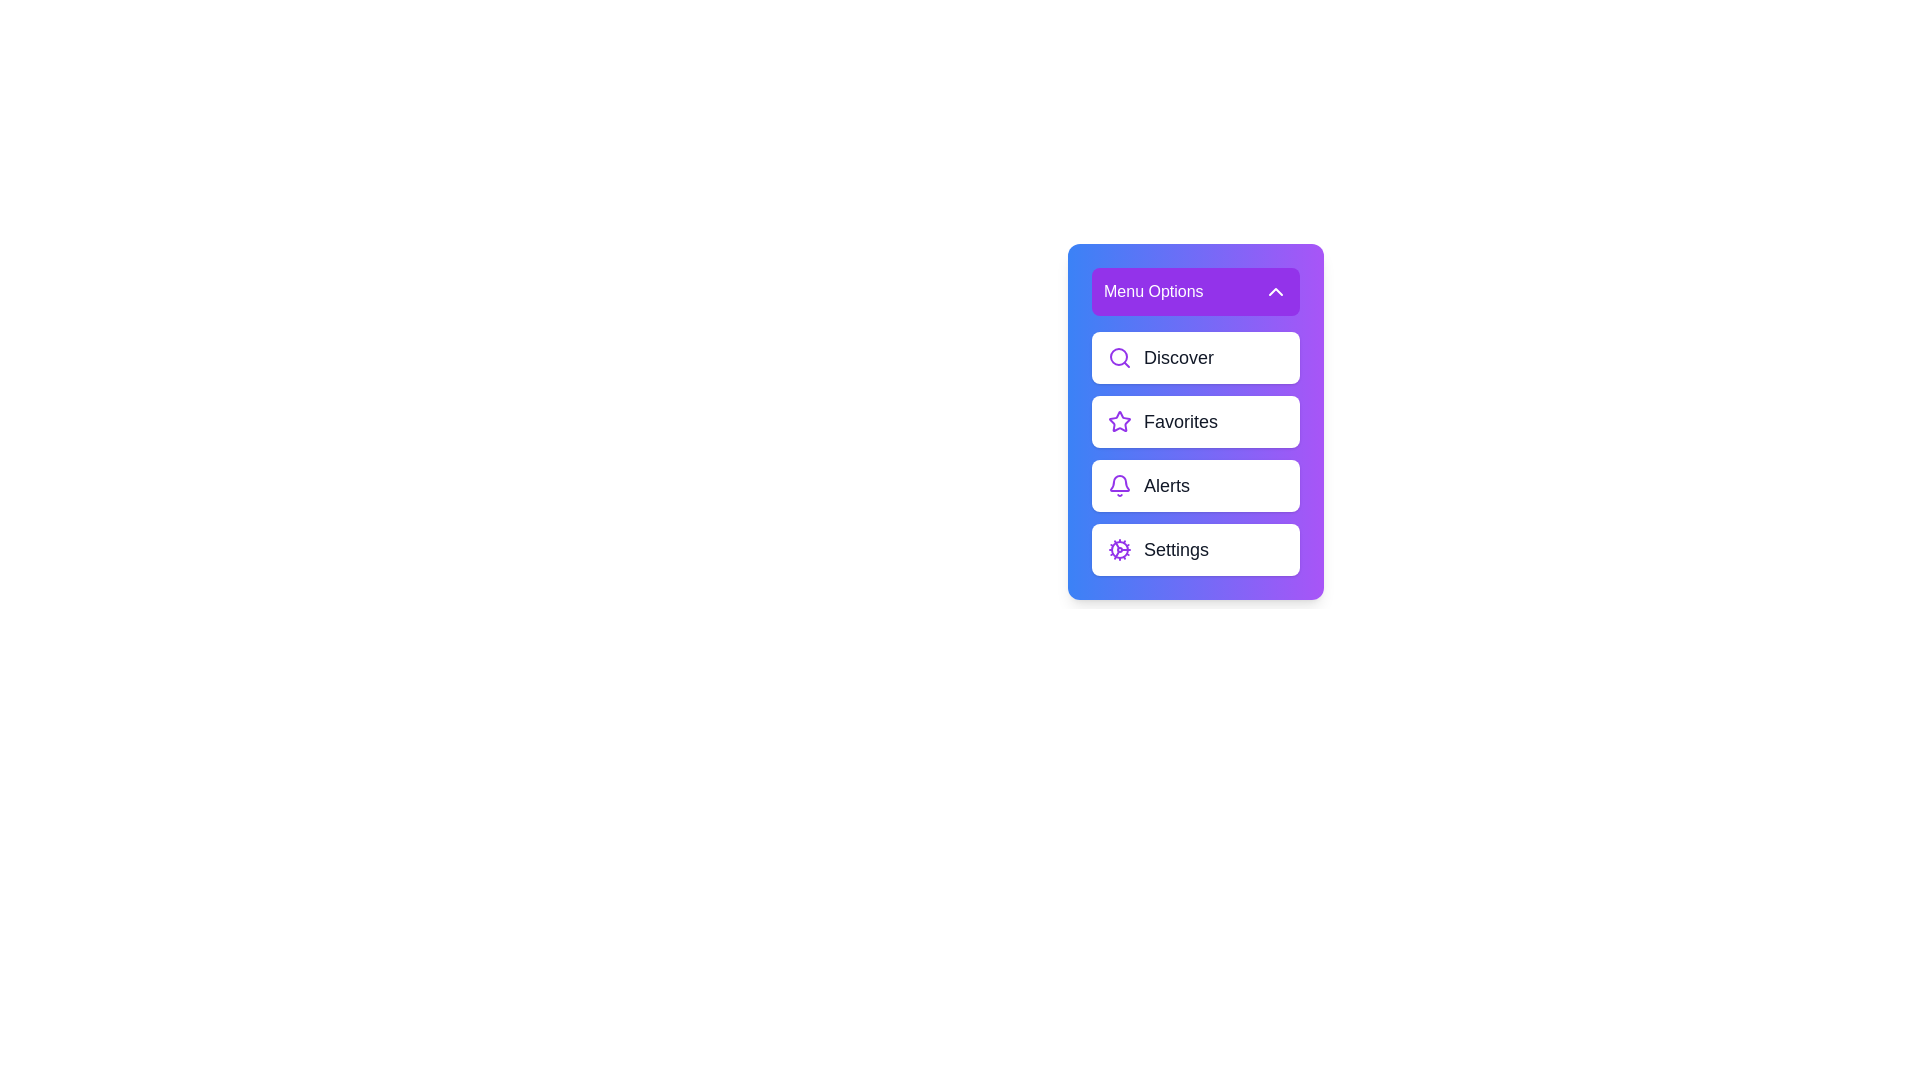  Describe the element at coordinates (1166, 486) in the screenshot. I see `the text label that directs users to the alerts section, located in a vertical menu stack between 'Favorites' and 'Settings', with a bell icon on its left` at that location.